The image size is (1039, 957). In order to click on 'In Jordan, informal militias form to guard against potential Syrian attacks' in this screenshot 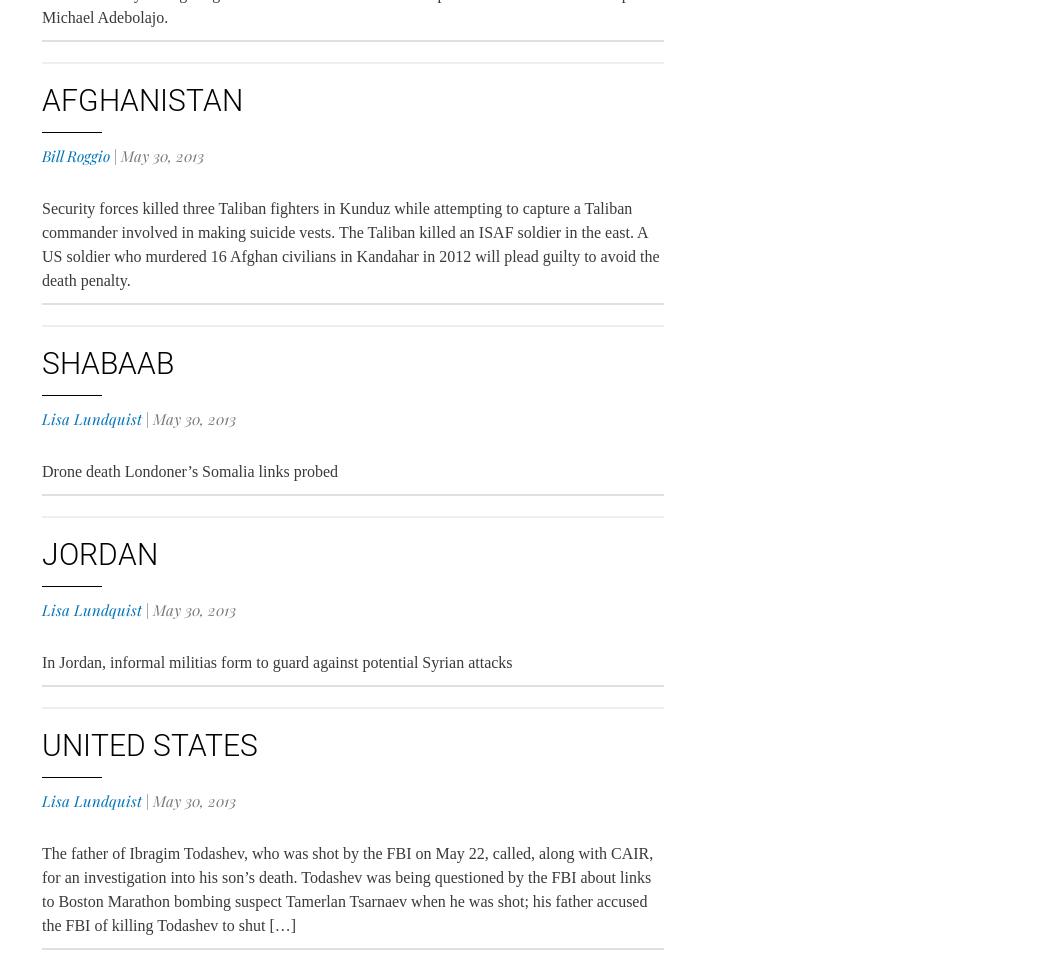, I will do `click(276, 661)`.